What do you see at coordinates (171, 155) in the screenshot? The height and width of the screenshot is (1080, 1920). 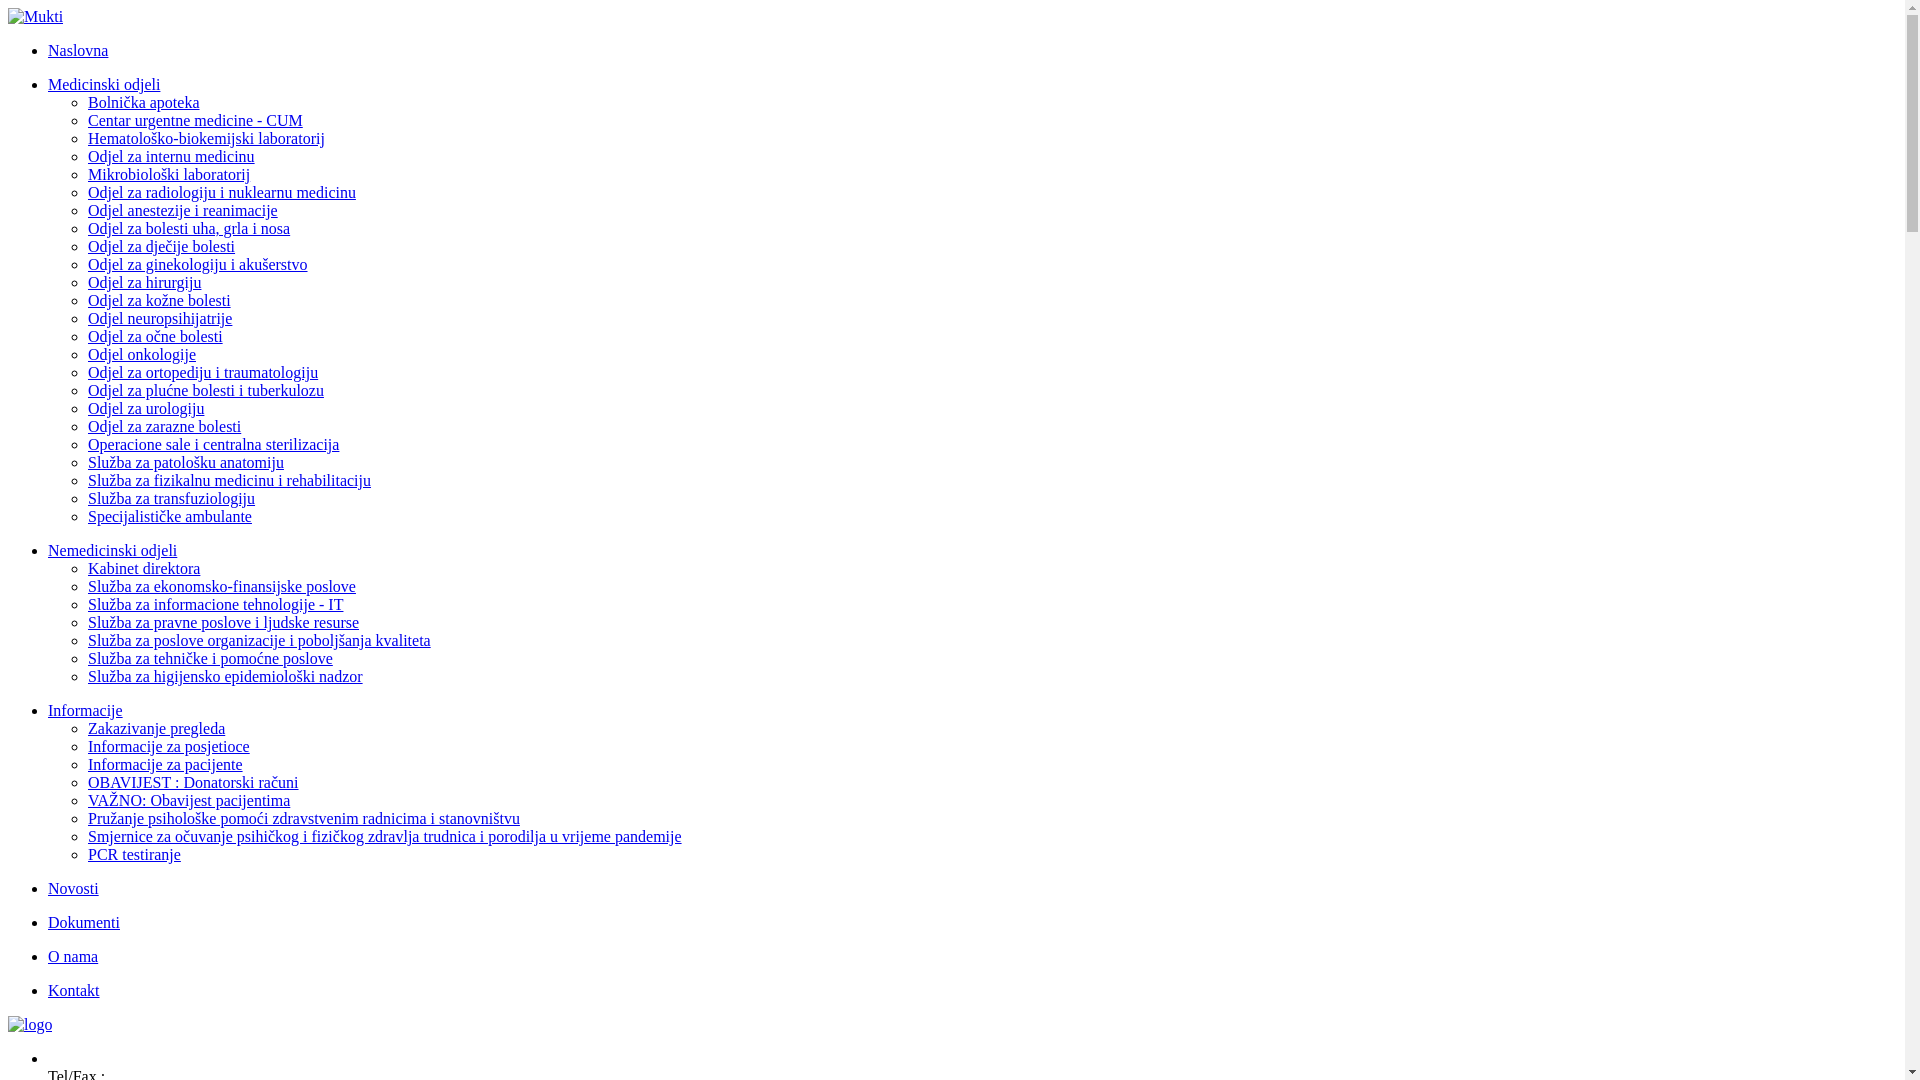 I see `'Odjel za internu medicinu'` at bounding box center [171, 155].